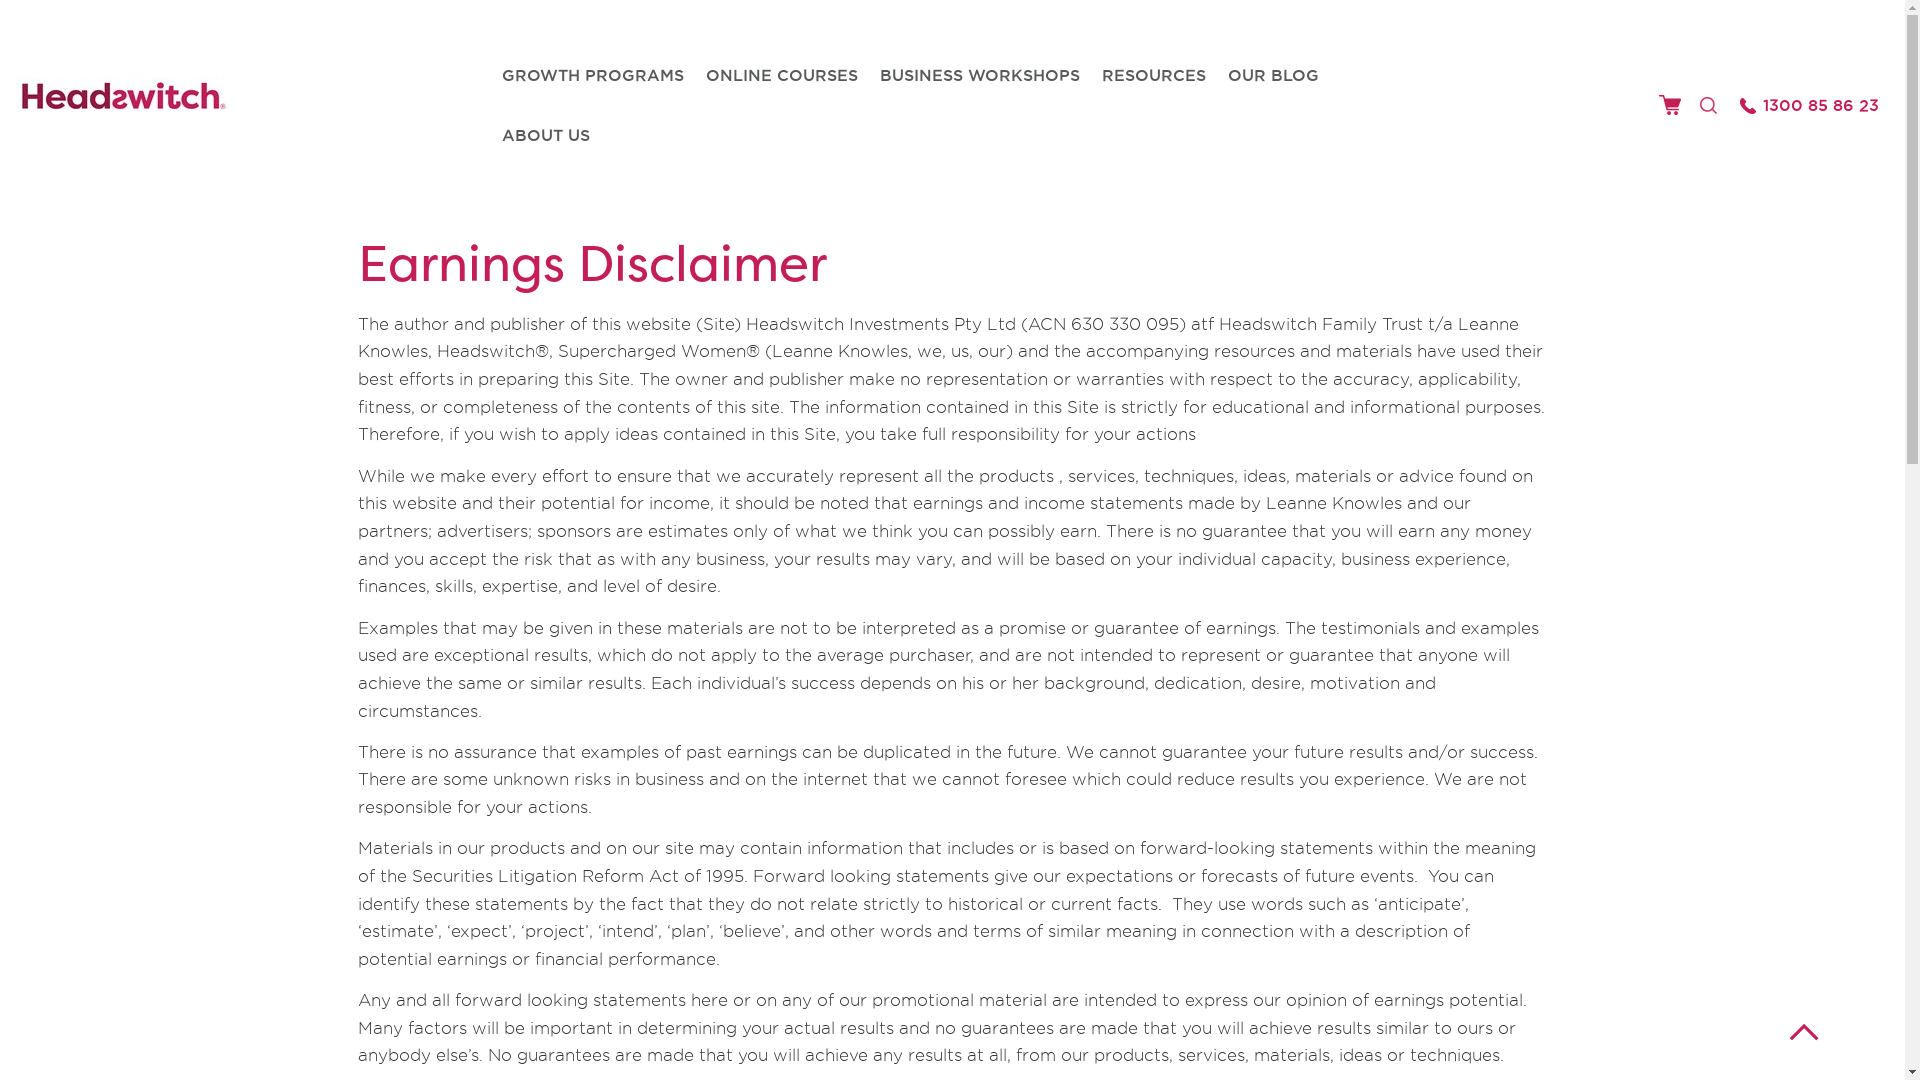 The image size is (1920, 1080). I want to click on 'ABOUT US', so click(546, 135).